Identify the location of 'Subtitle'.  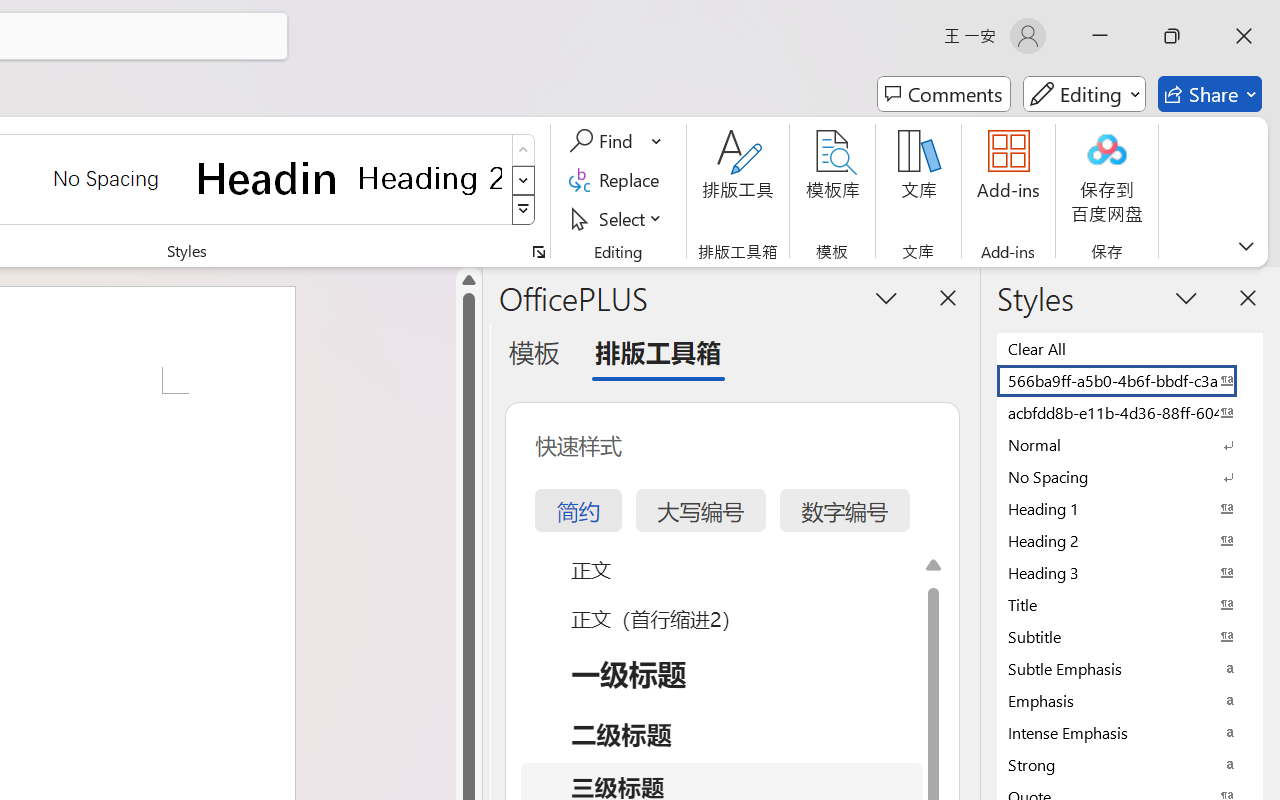
(1130, 635).